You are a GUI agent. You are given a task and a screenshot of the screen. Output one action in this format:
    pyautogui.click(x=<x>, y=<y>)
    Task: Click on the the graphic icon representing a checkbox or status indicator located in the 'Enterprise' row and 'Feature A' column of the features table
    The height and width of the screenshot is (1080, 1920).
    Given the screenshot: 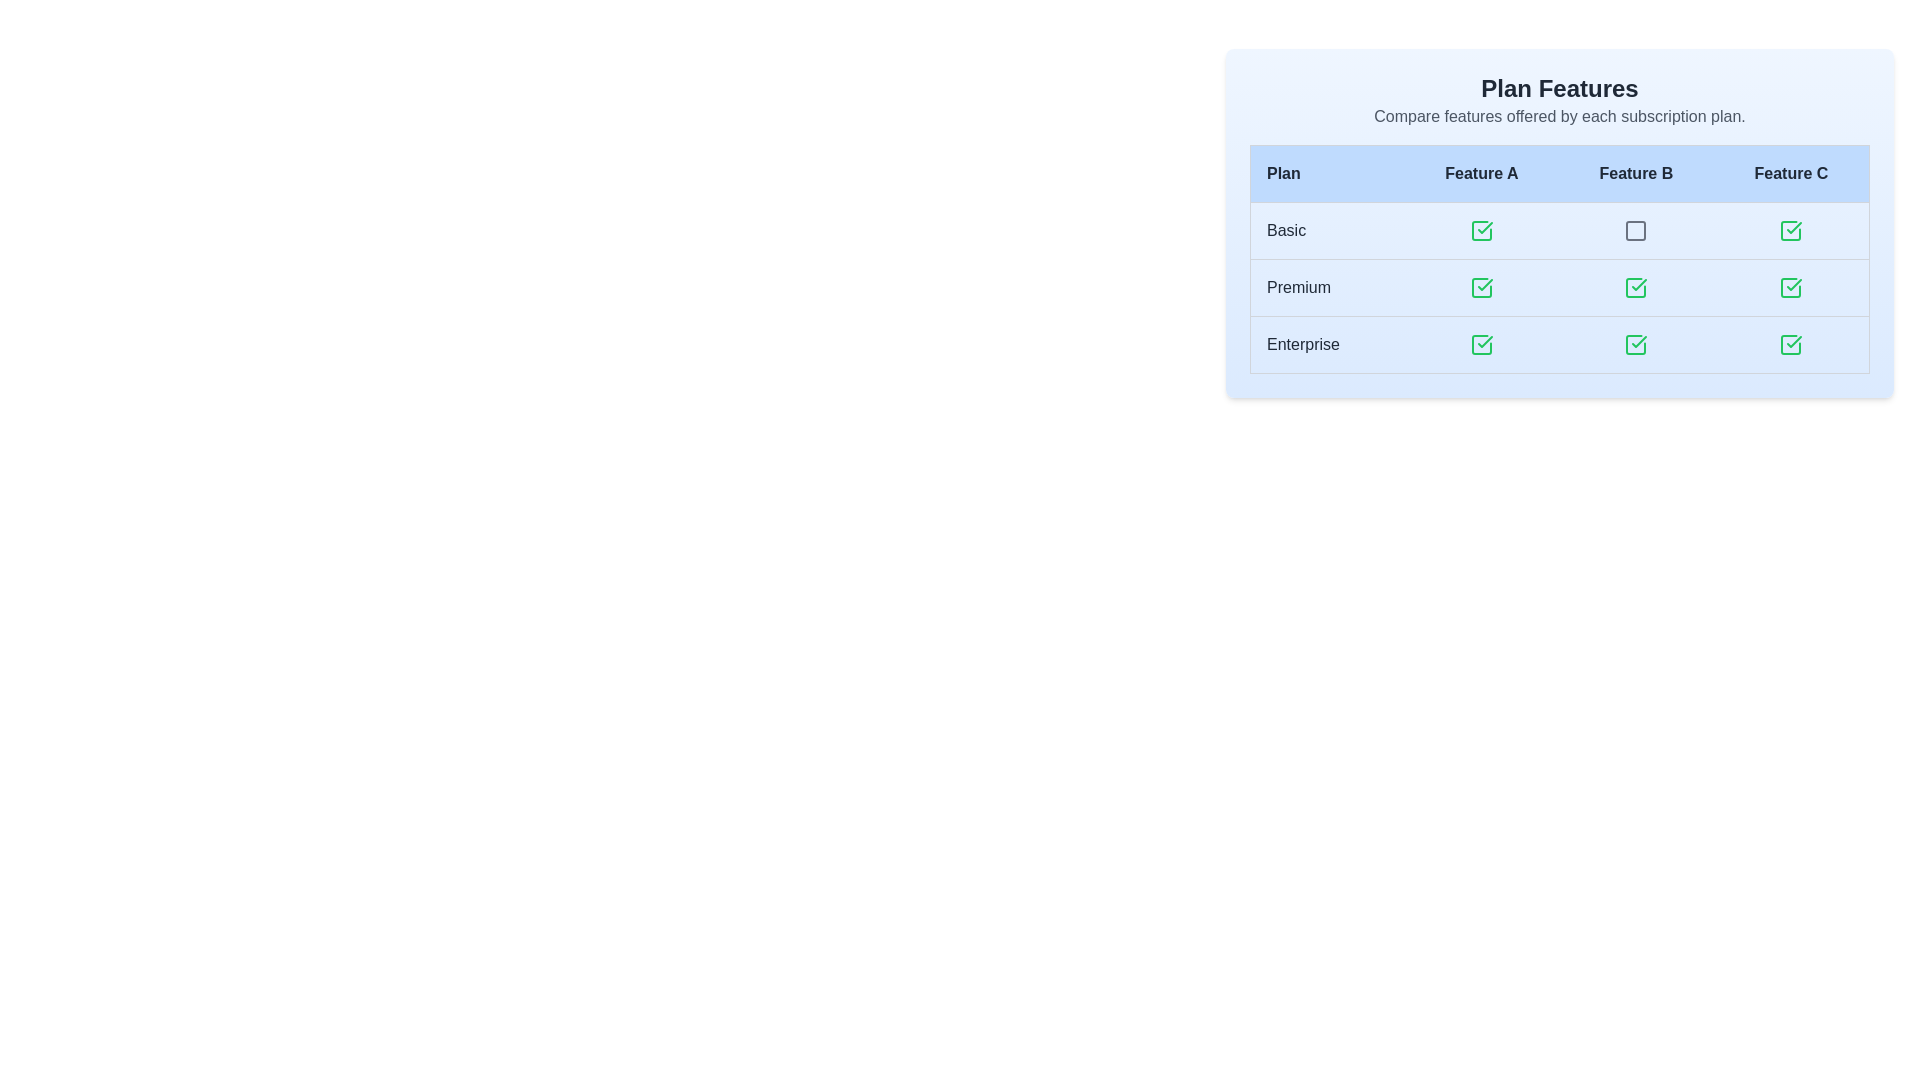 What is the action you would take?
    pyautogui.click(x=1481, y=343)
    